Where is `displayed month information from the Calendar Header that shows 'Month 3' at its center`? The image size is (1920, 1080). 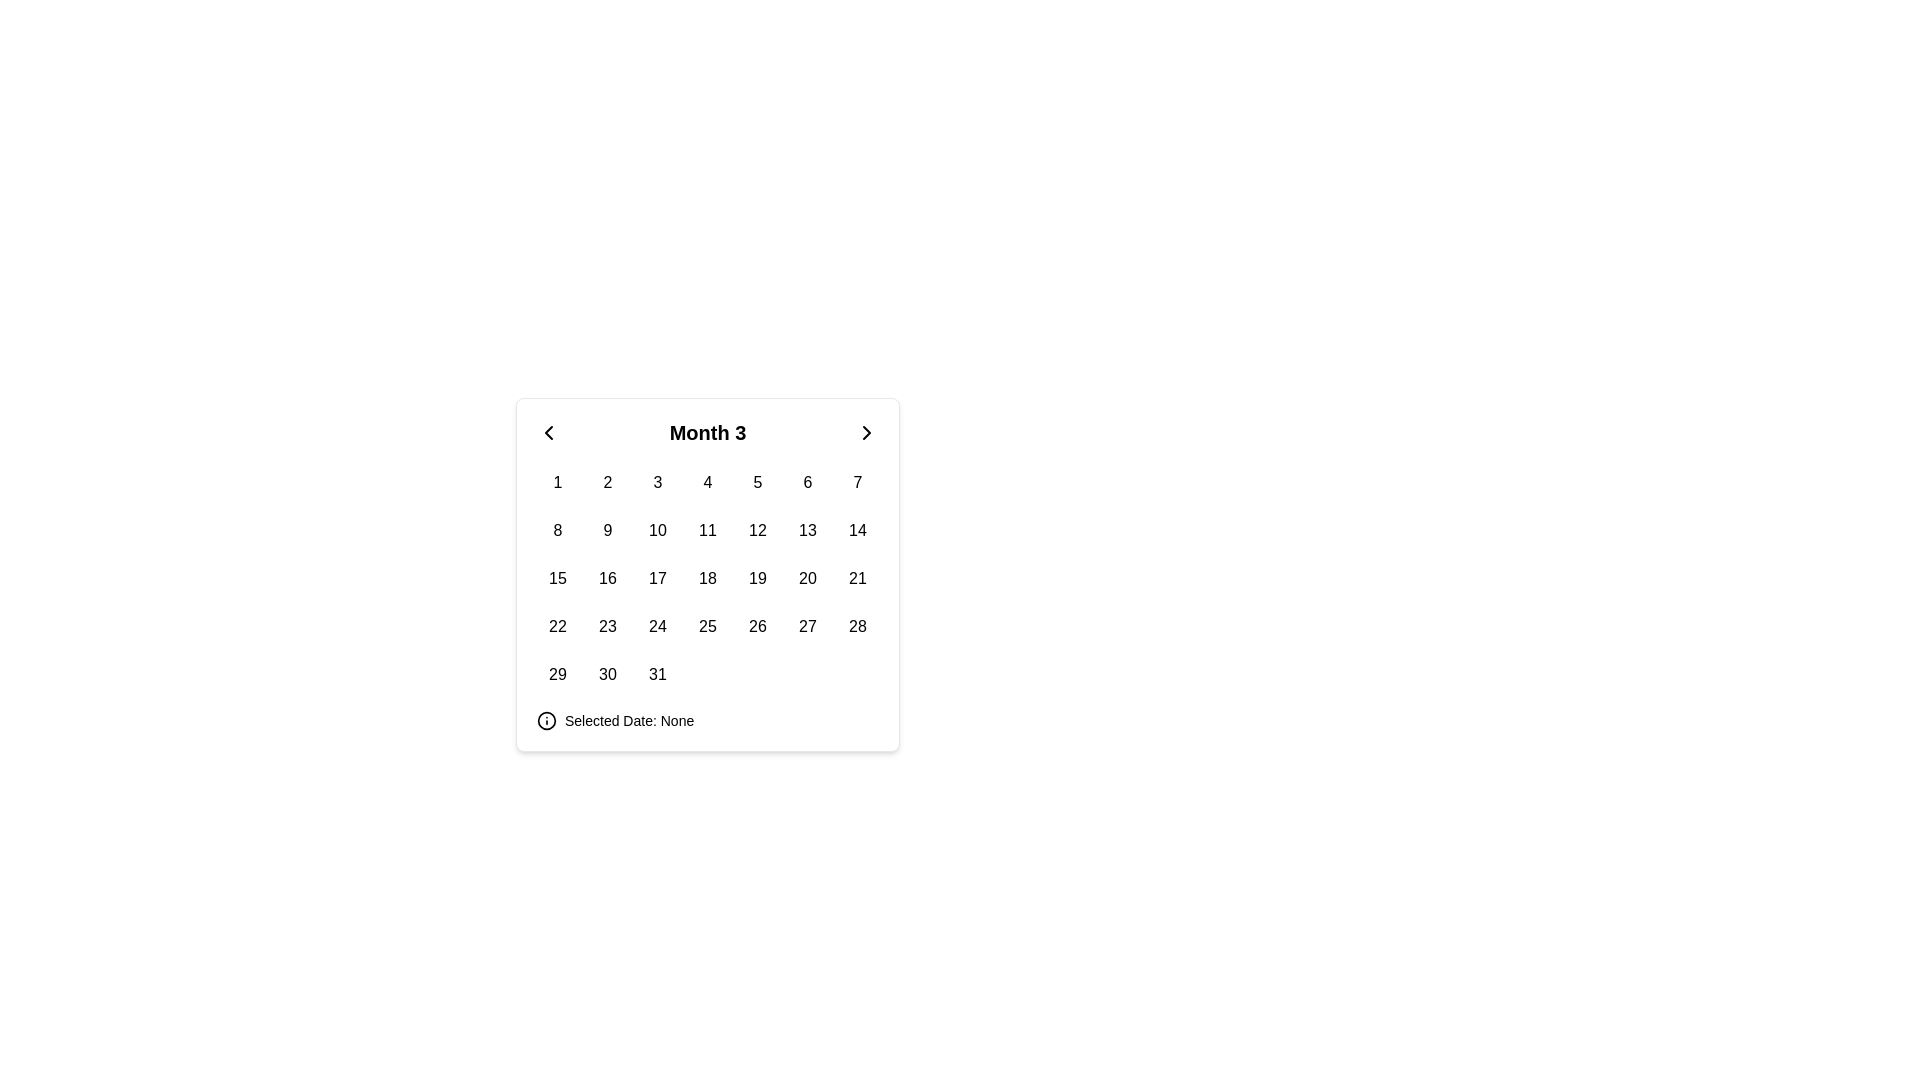
displayed month information from the Calendar Header that shows 'Month 3' at its center is located at coordinates (708, 431).